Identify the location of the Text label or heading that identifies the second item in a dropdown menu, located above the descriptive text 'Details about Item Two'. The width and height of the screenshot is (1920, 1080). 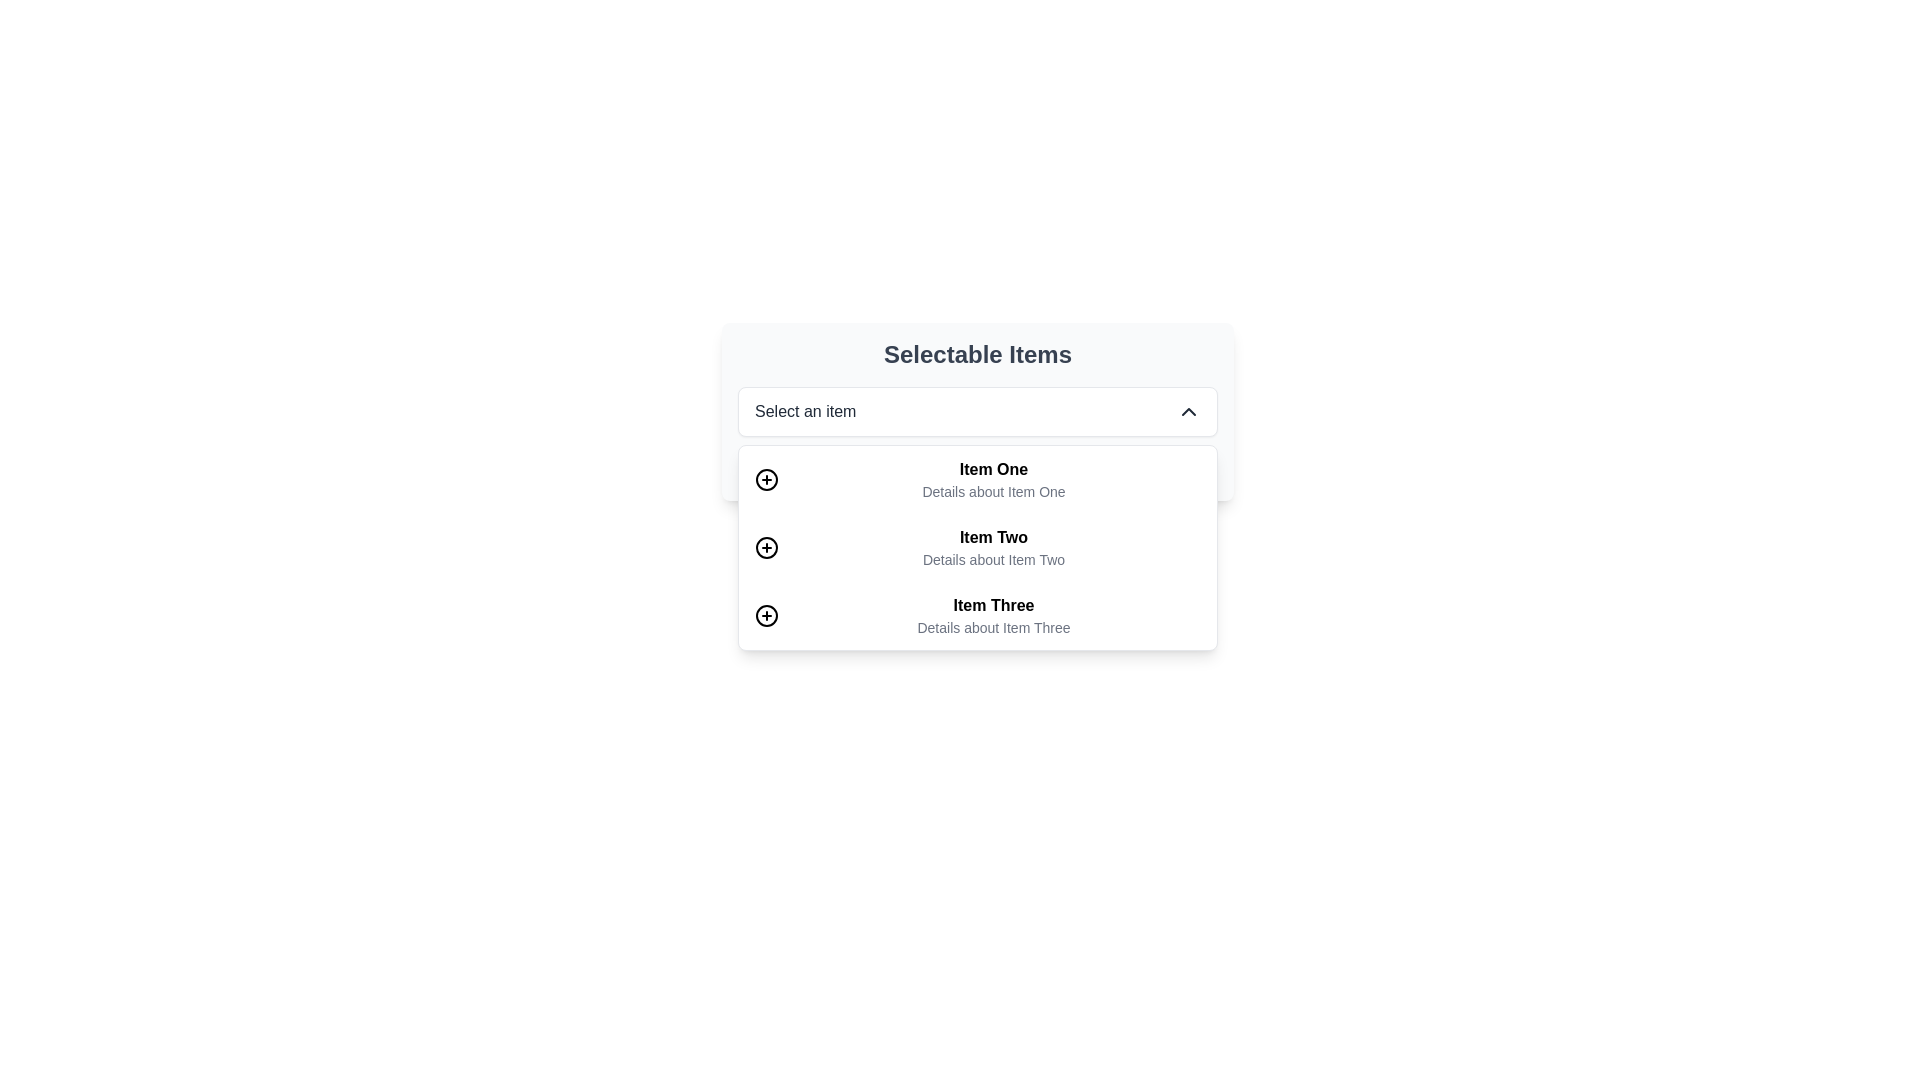
(993, 536).